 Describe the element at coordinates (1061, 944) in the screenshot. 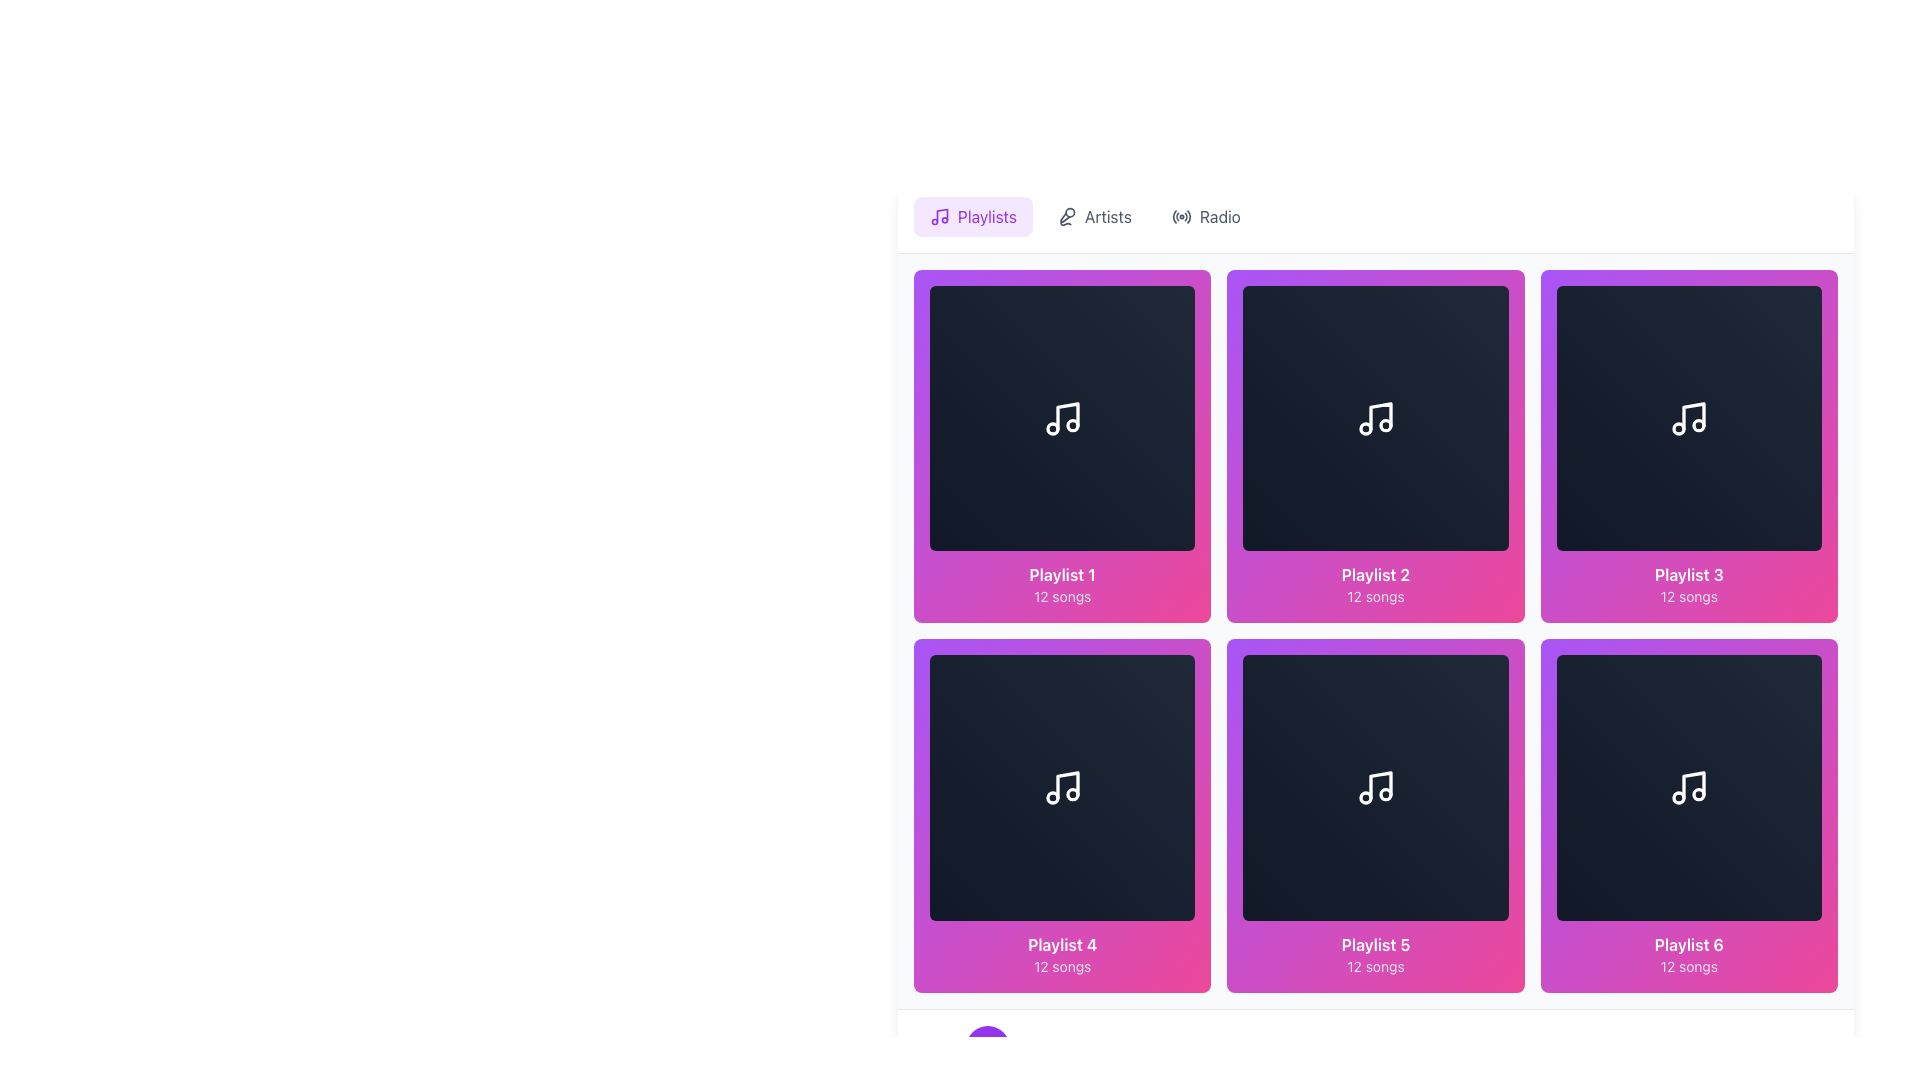

I see `the 'Playlist 4' text label, which is styled in bold white font and located within the vibrant gradient card in the second row, first column of the playlist grid` at that location.